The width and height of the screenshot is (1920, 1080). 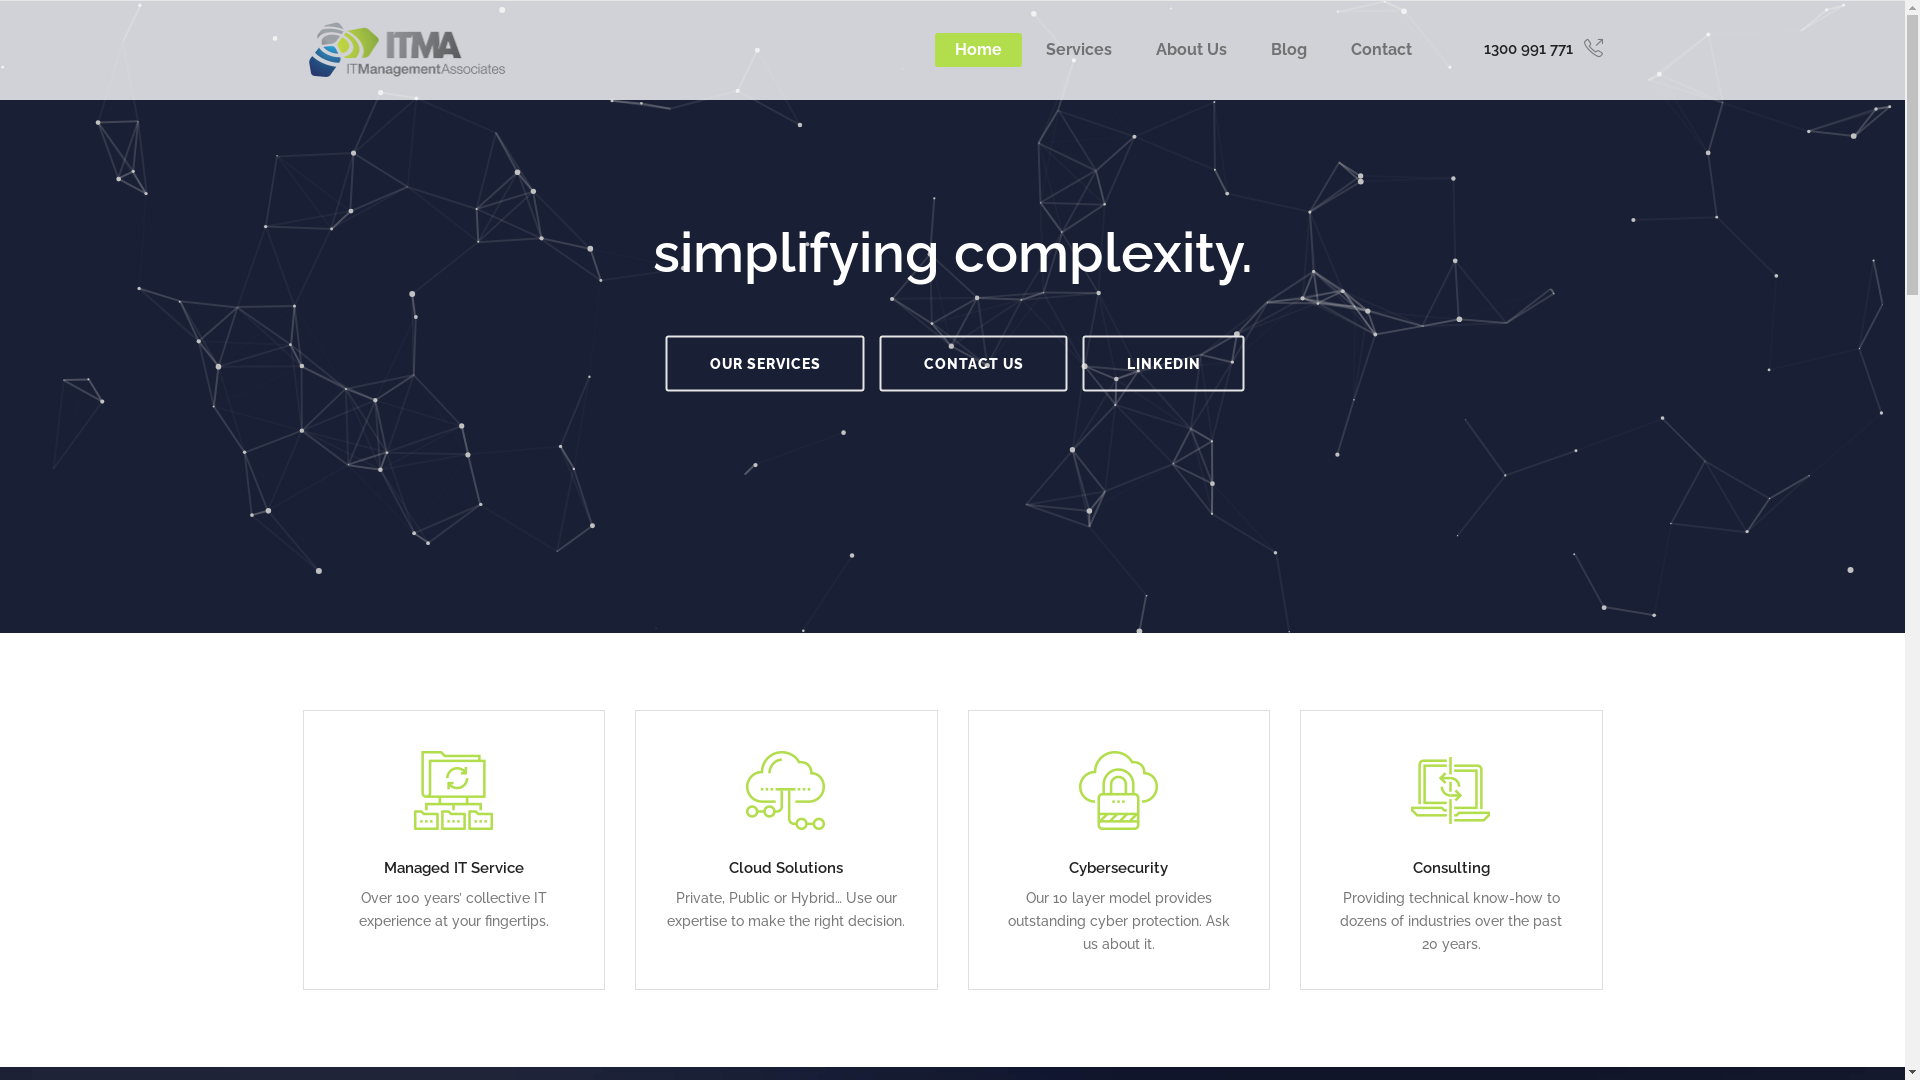 I want to click on 'OUR SERVICES', so click(x=764, y=362).